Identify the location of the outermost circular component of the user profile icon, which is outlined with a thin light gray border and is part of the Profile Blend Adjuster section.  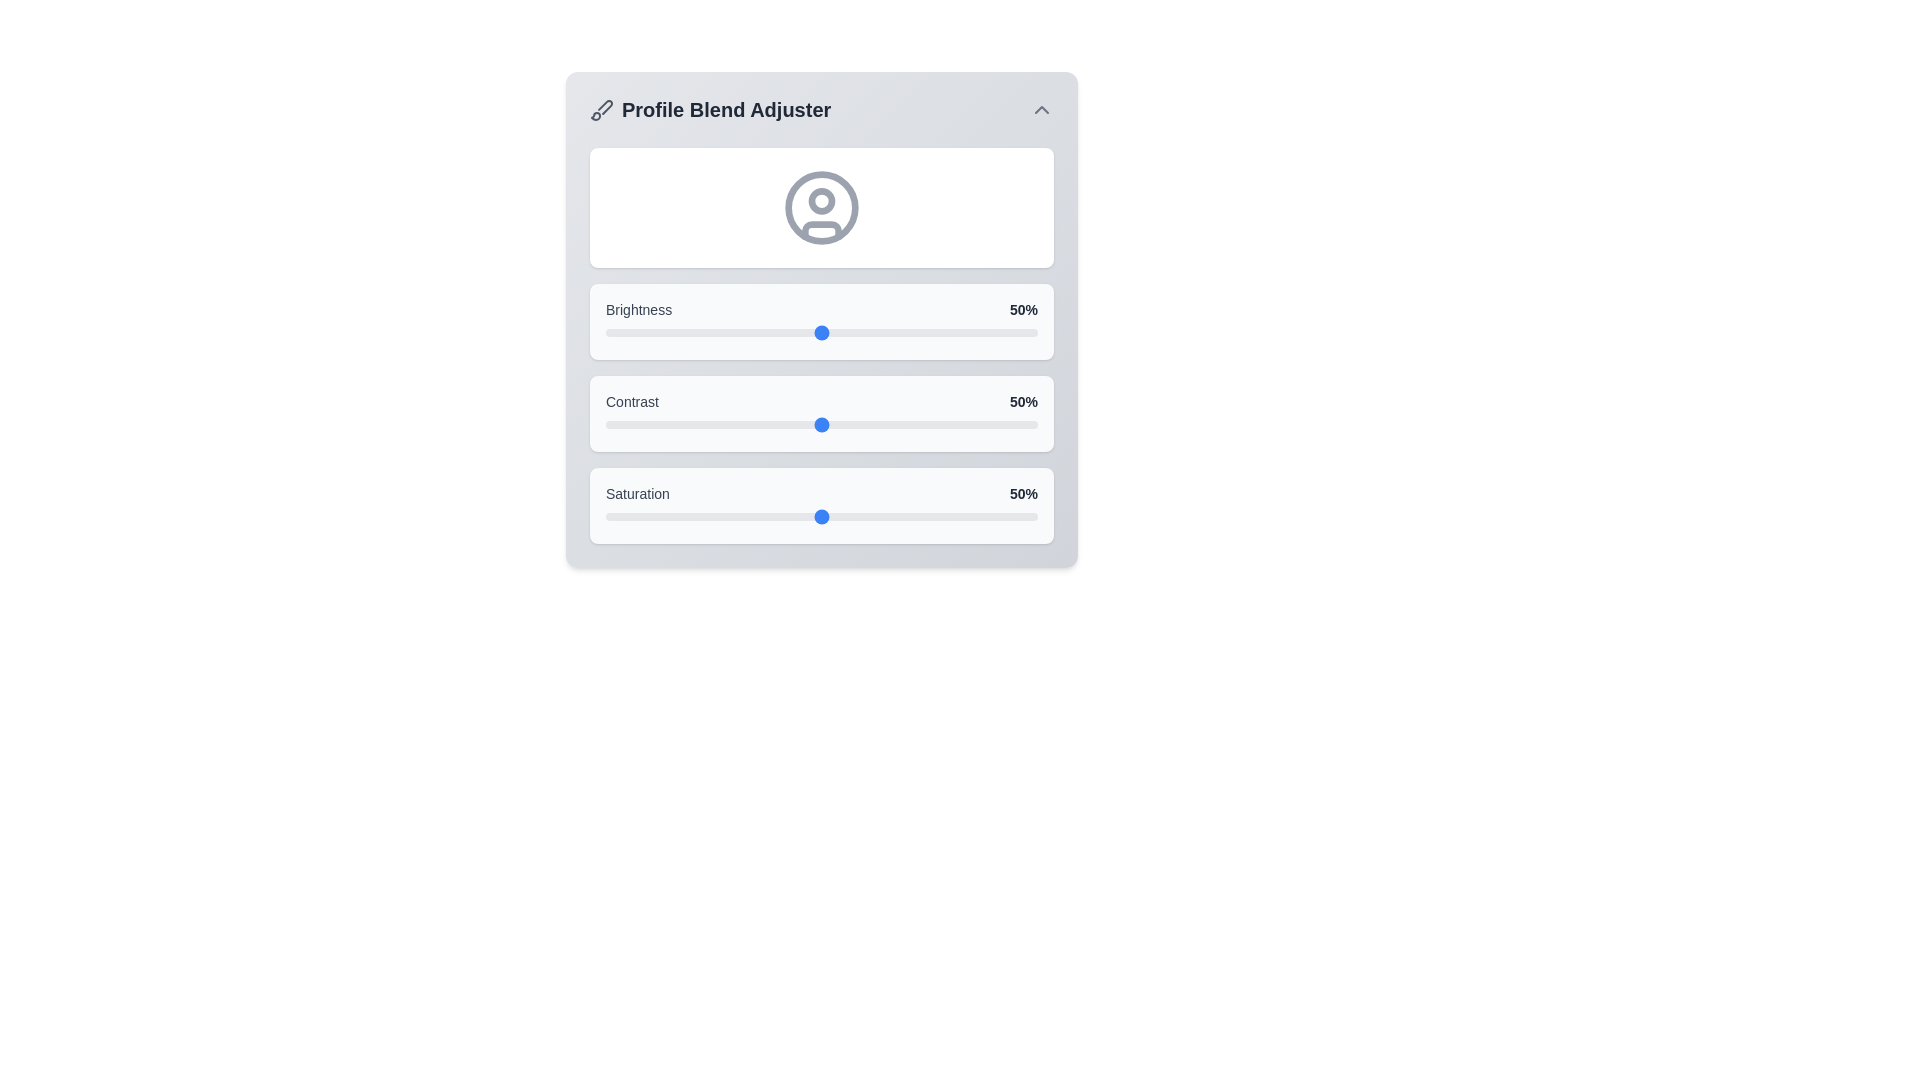
(821, 208).